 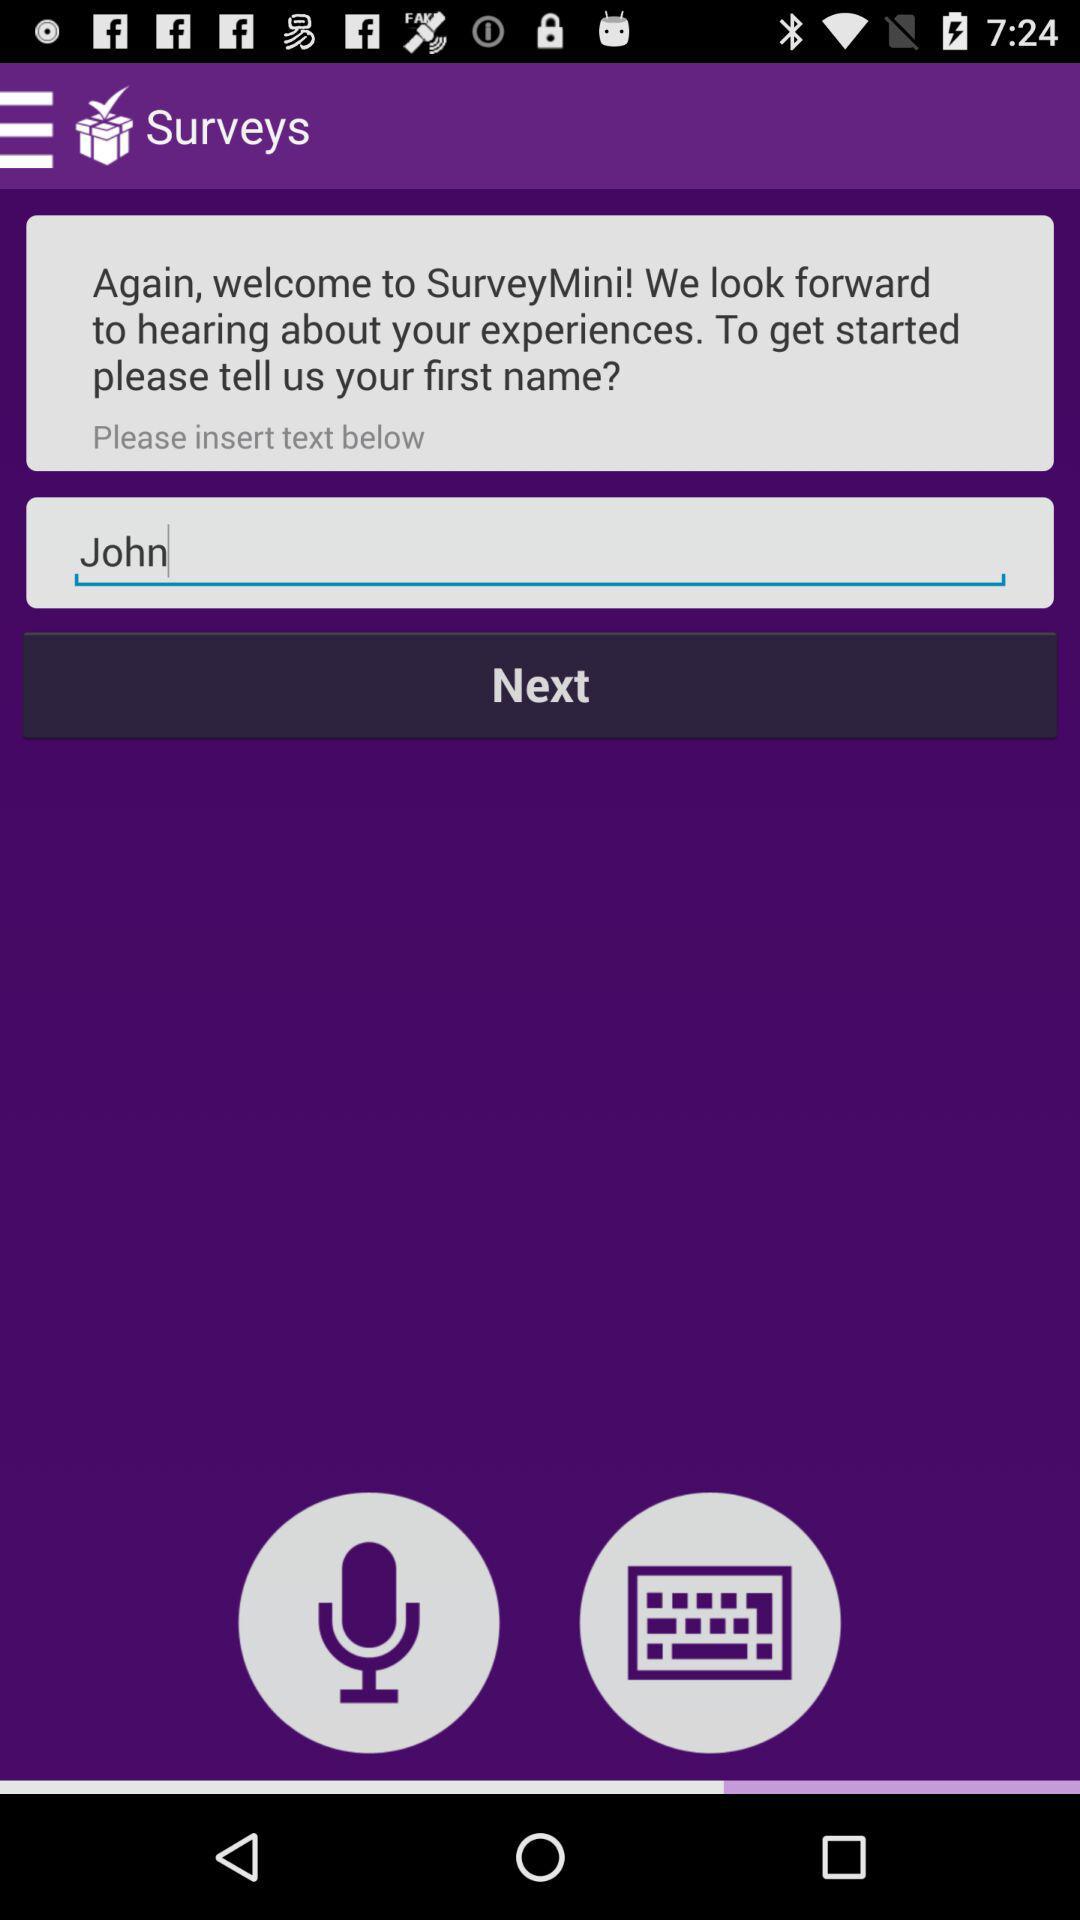 I want to click on next item, so click(x=540, y=684).